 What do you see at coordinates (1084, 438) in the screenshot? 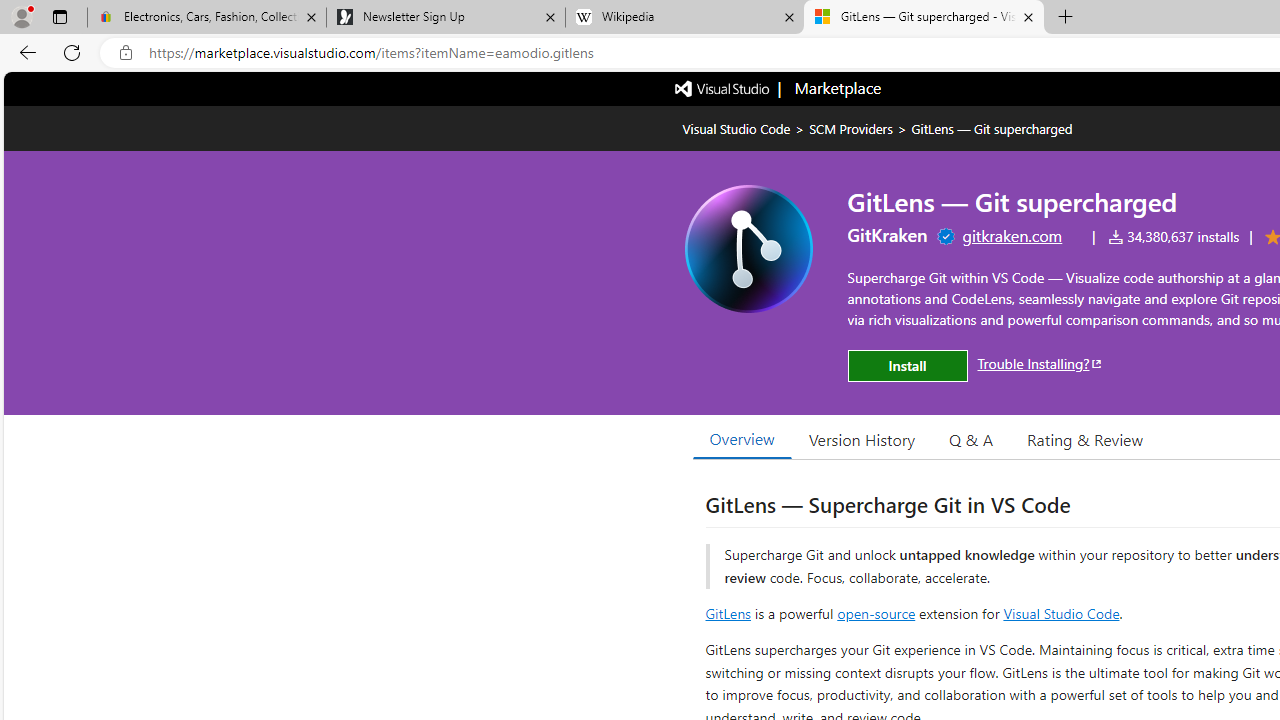
I see `'Rating & Review'` at bounding box center [1084, 438].